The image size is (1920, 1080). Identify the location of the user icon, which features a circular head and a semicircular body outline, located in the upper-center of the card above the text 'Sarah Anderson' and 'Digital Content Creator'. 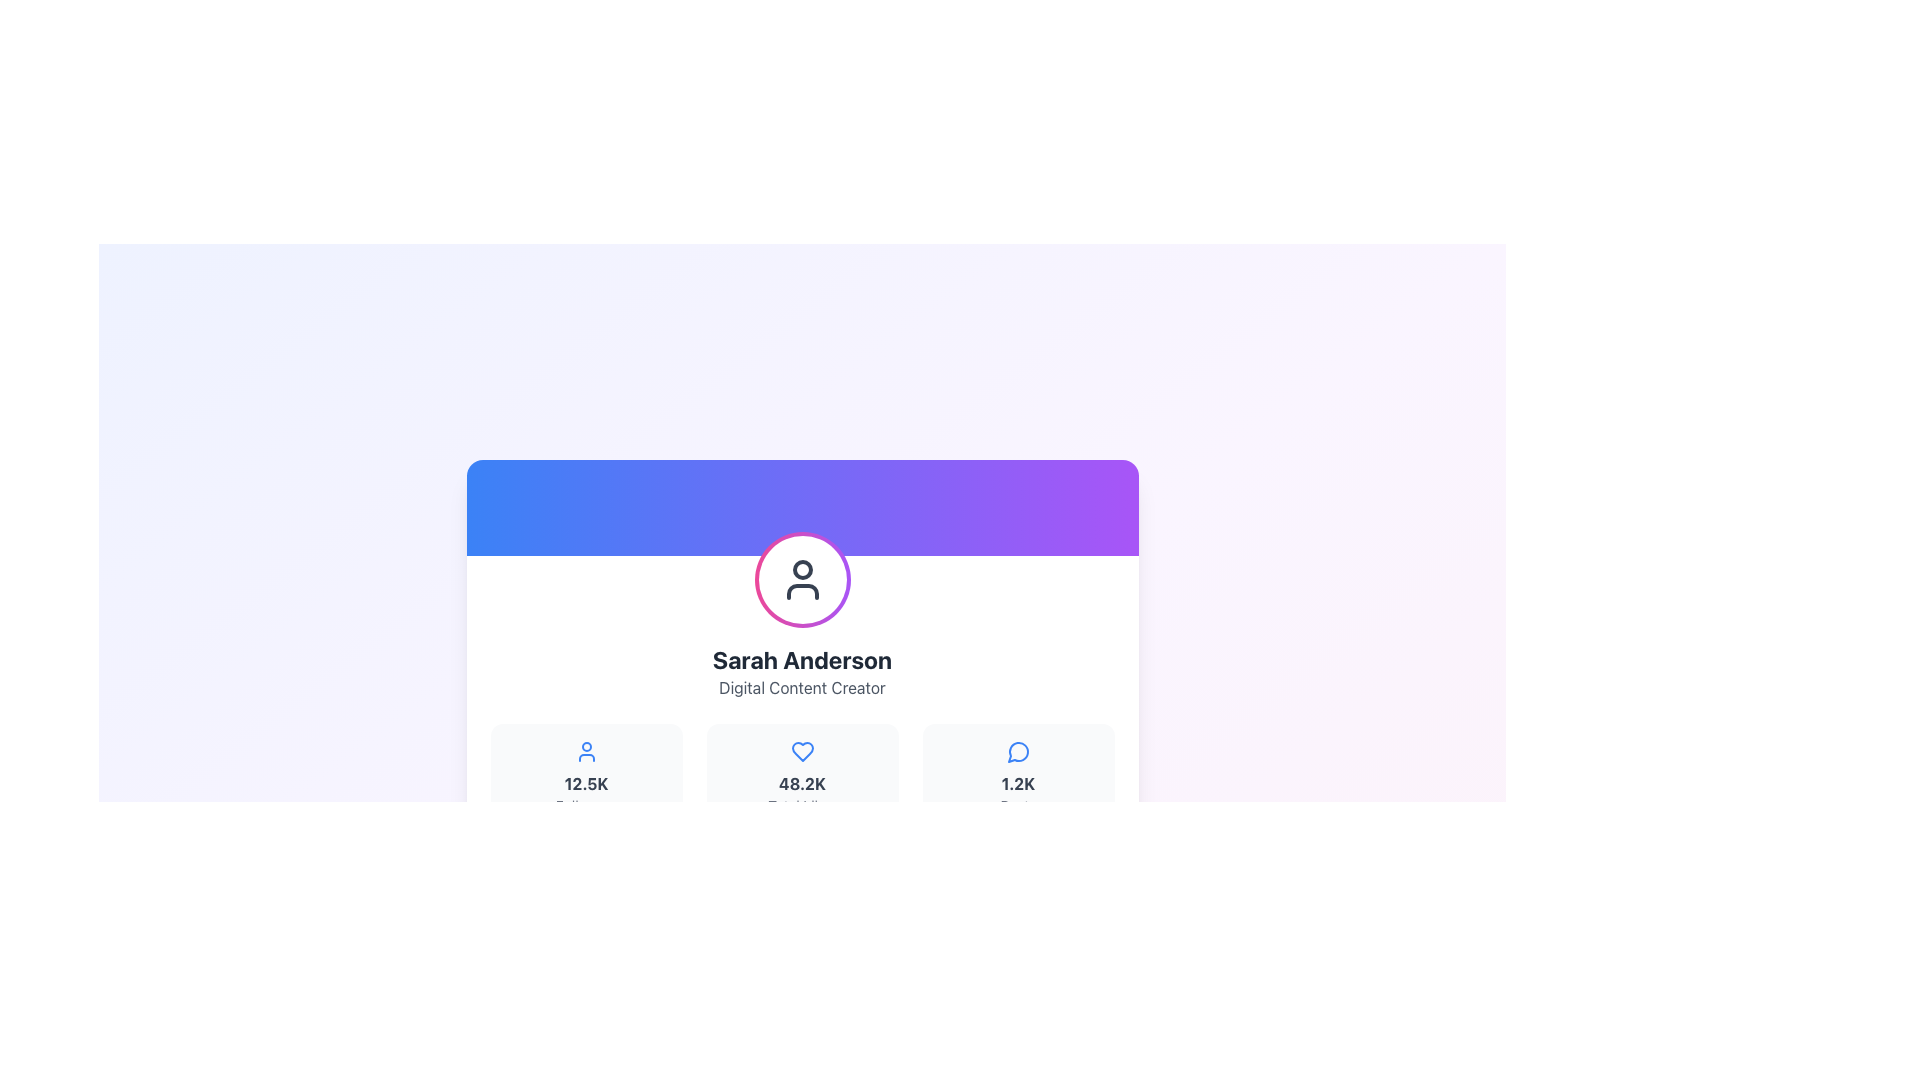
(802, 579).